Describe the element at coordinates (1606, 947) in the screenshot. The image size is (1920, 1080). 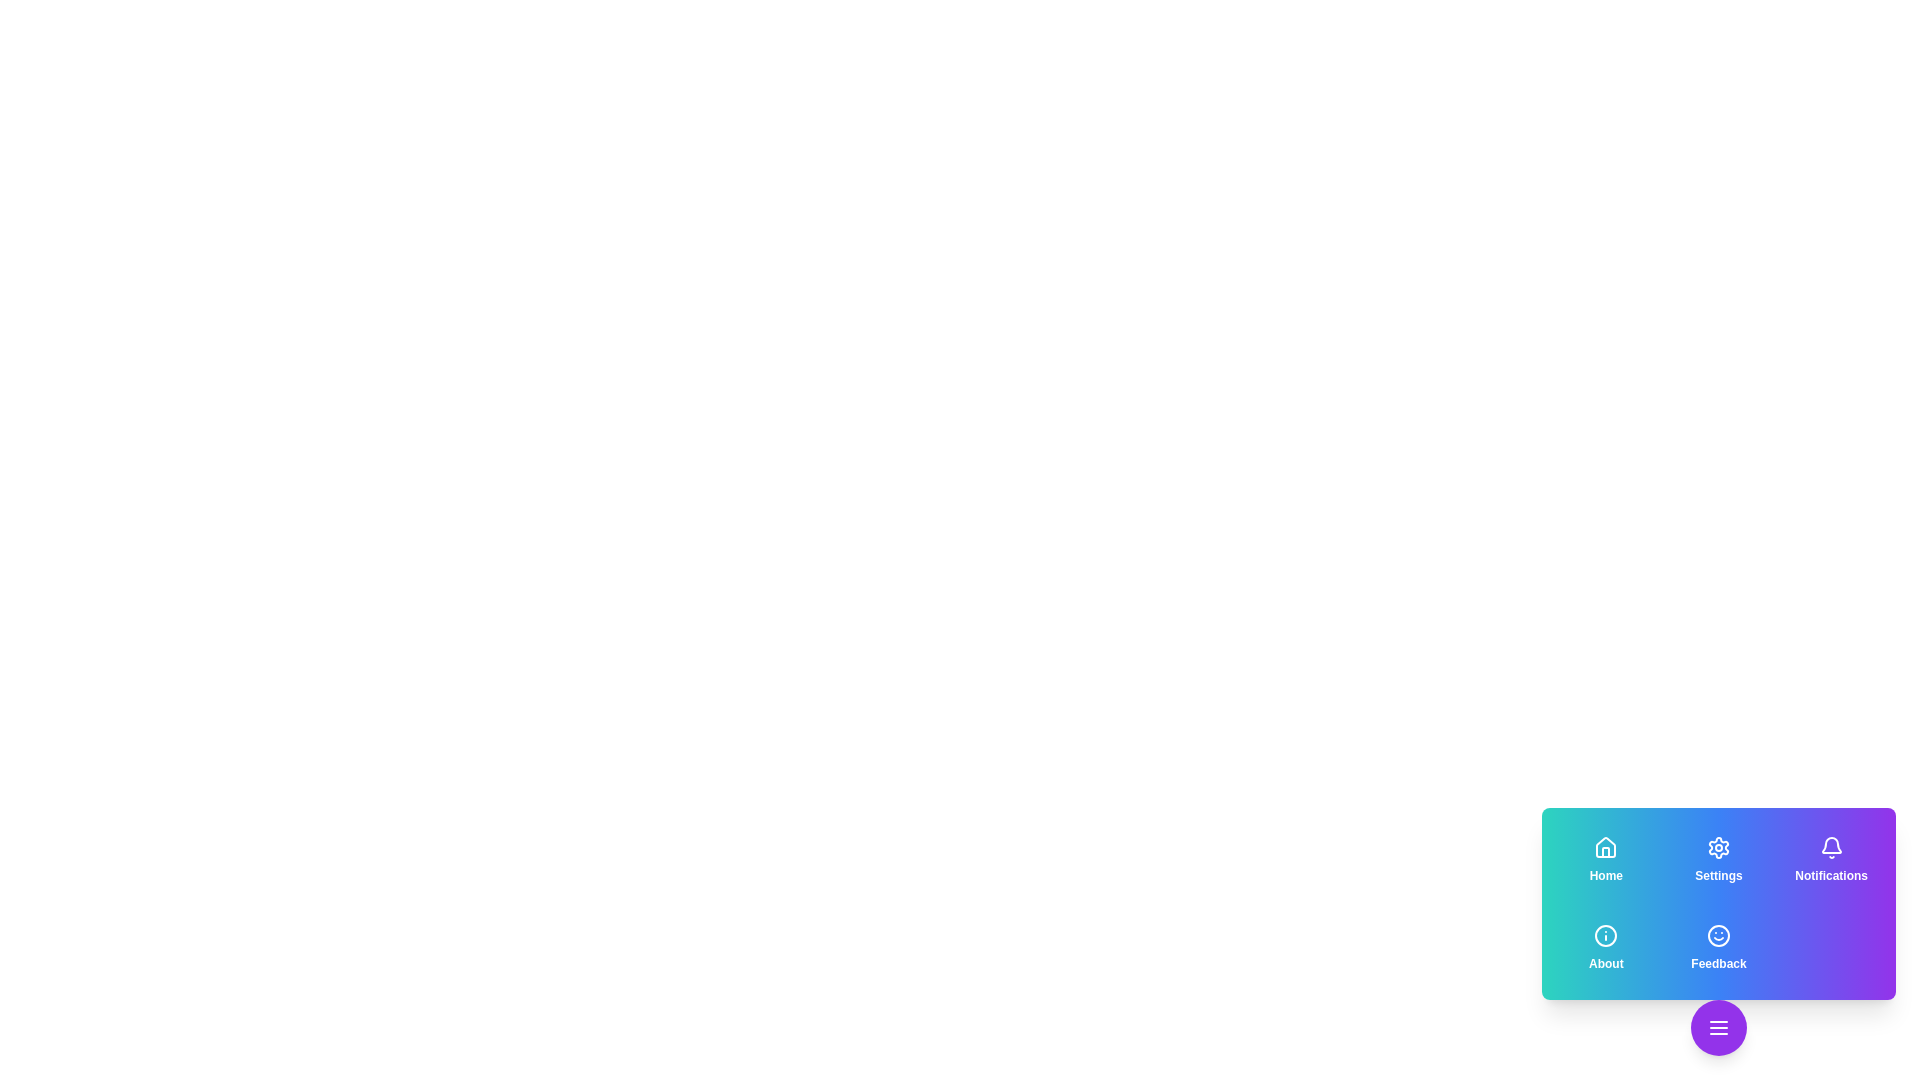
I see `the 'About' button` at that location.